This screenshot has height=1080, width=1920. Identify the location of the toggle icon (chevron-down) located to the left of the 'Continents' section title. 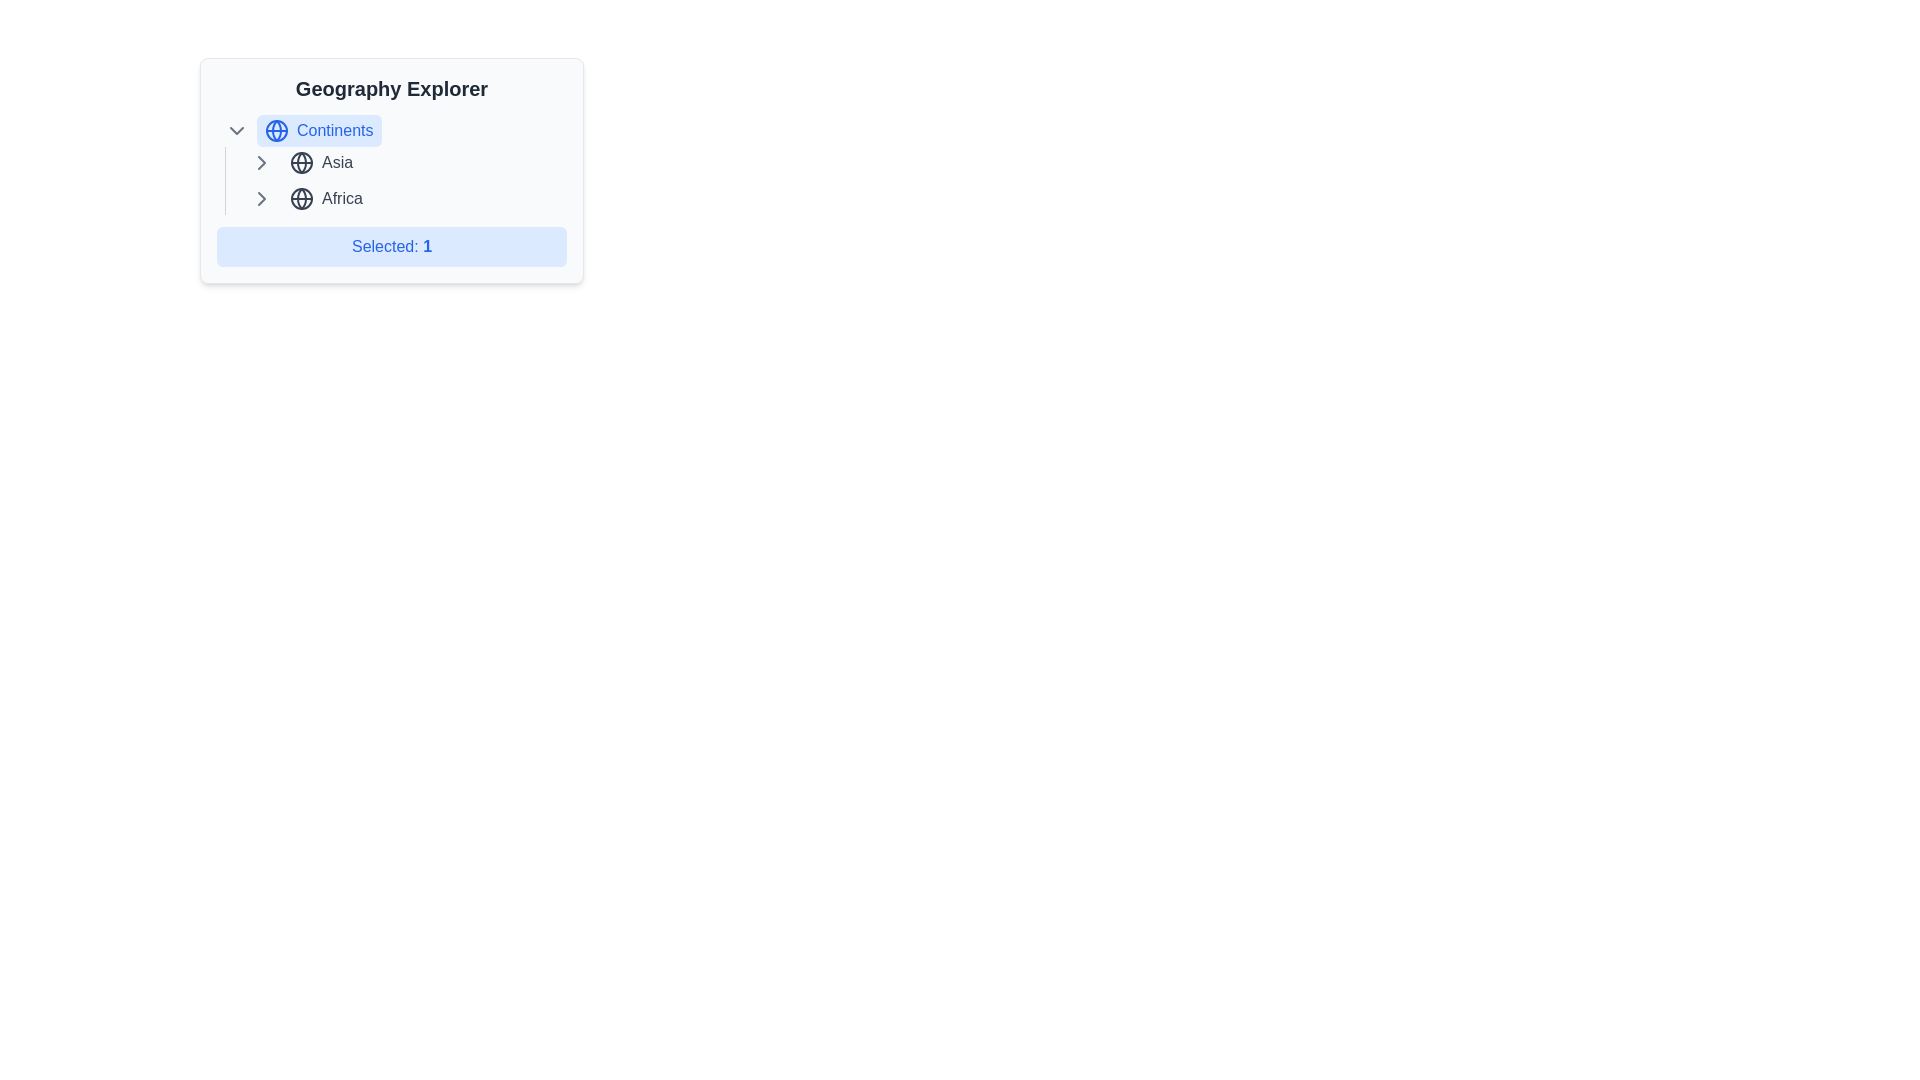
(236, 131).